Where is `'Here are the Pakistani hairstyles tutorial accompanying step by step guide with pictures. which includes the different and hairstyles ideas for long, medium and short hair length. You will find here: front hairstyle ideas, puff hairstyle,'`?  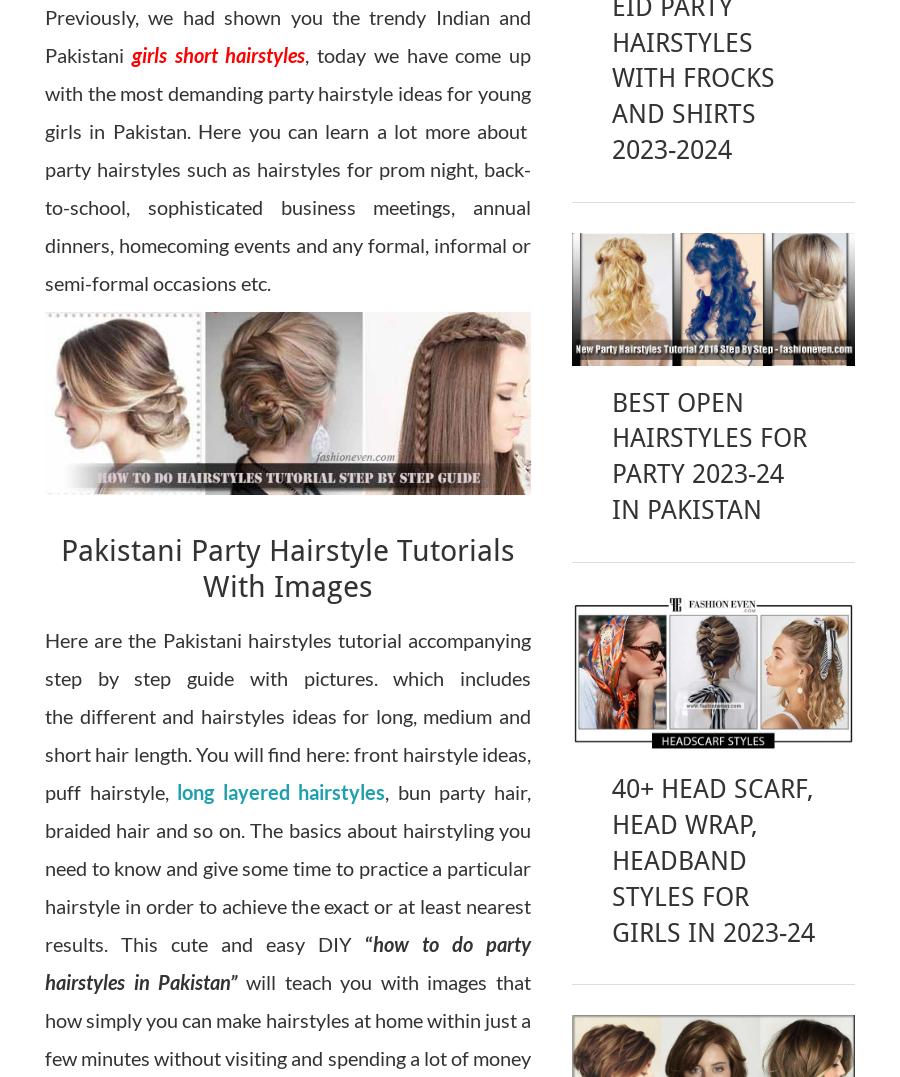
'Here are the Pakistani hairstyles tutorial accompanying step by step guide with pictures. which includes the different and hairstyles ideas for long, medium and short hair length. You will find here: front hairstyle ideas, puff hairstyle,' is located at coordinates (44, 715).